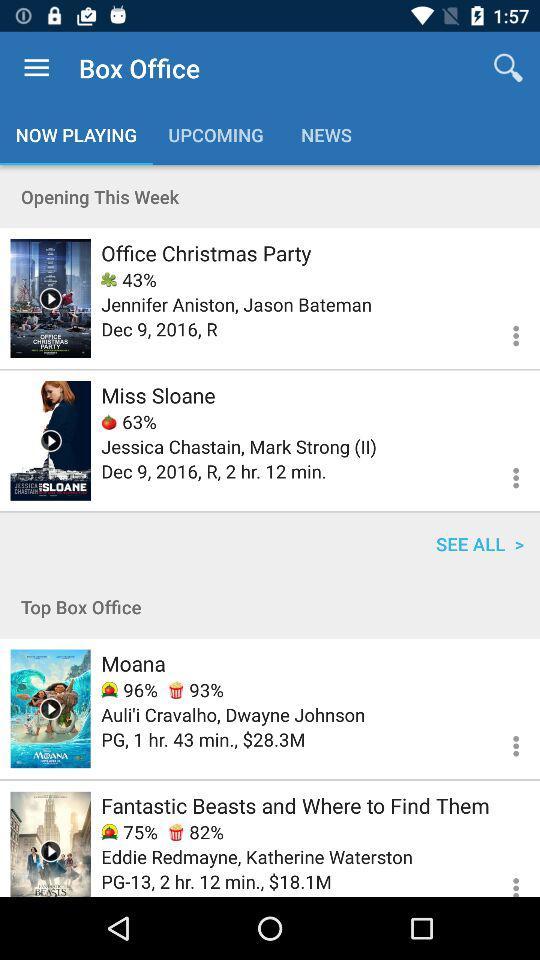 The image size is (540, 960). I want to click on video, so click(50, 708).